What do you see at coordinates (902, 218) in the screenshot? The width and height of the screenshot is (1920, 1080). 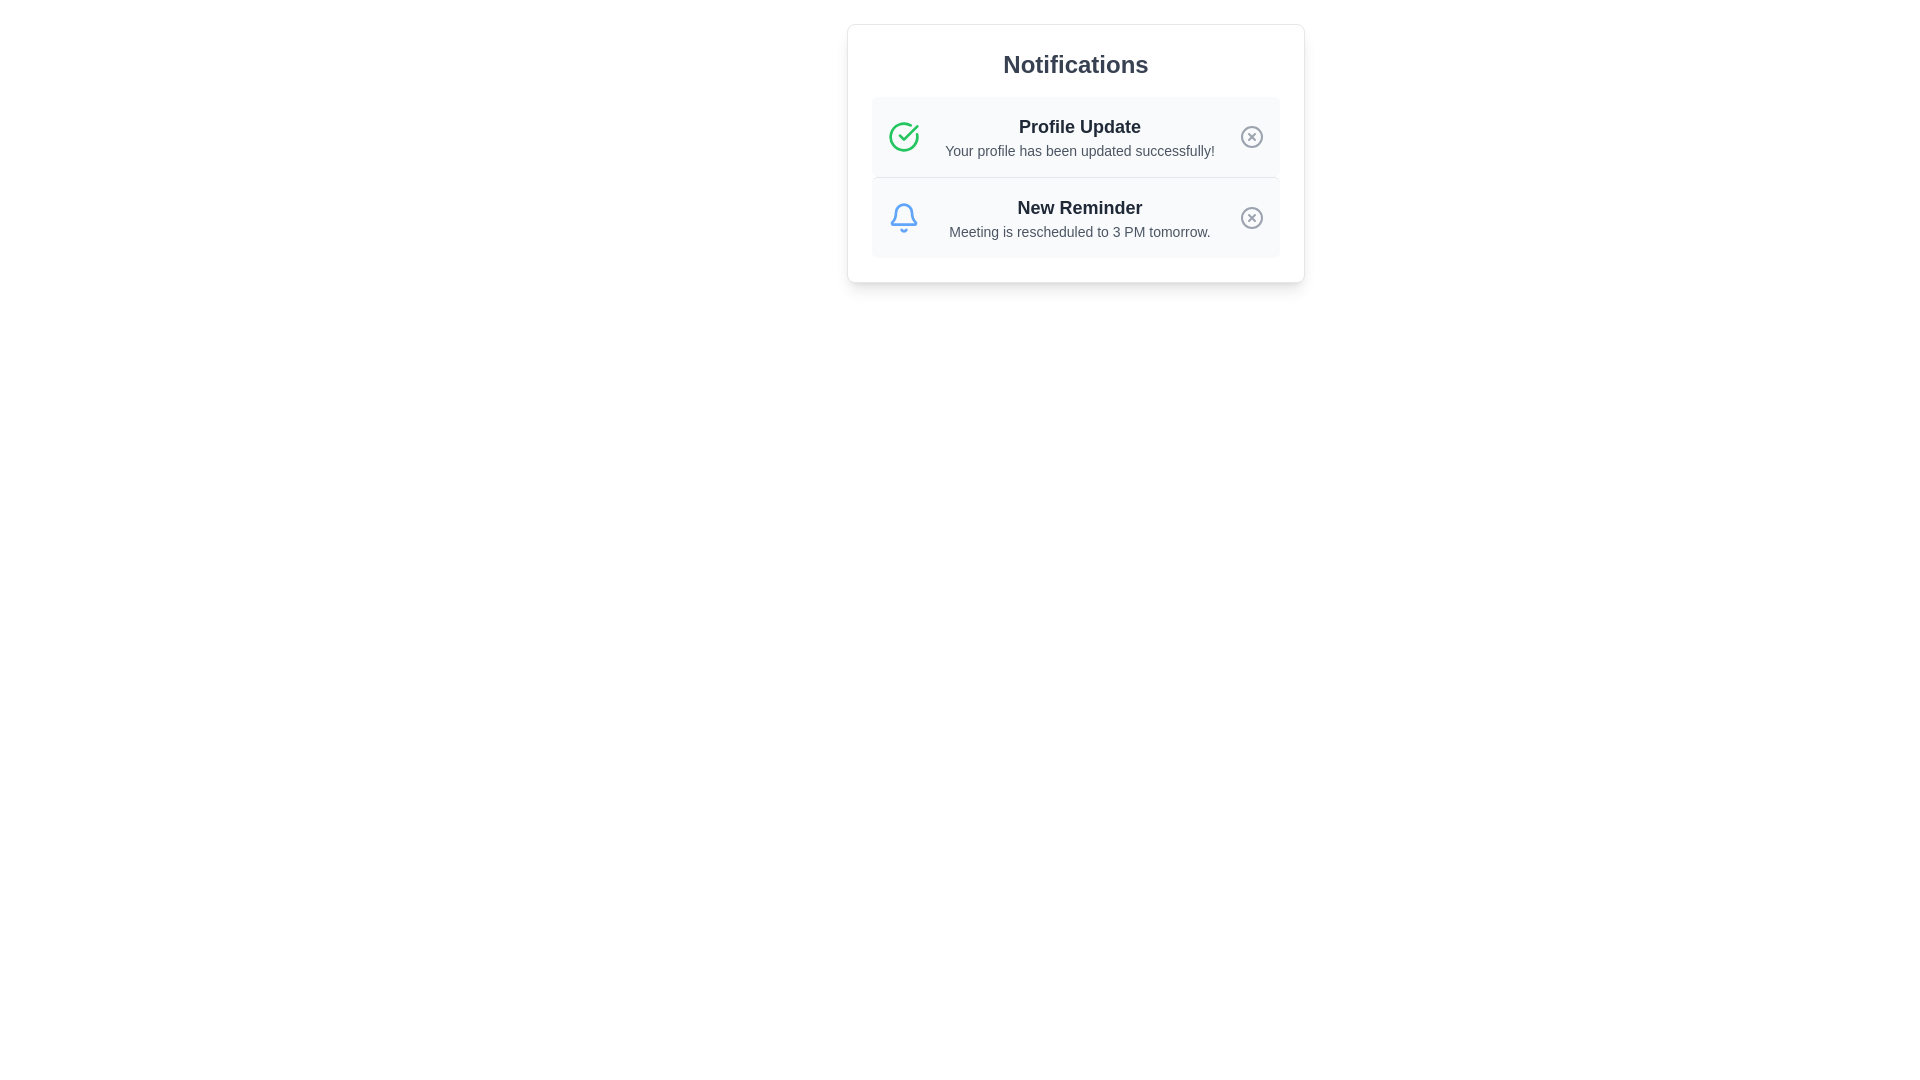 I see `the bell-shaped icon with a blue outline, positioned to the left of the 'New Reminder' text` at bounding box center [902, 218].